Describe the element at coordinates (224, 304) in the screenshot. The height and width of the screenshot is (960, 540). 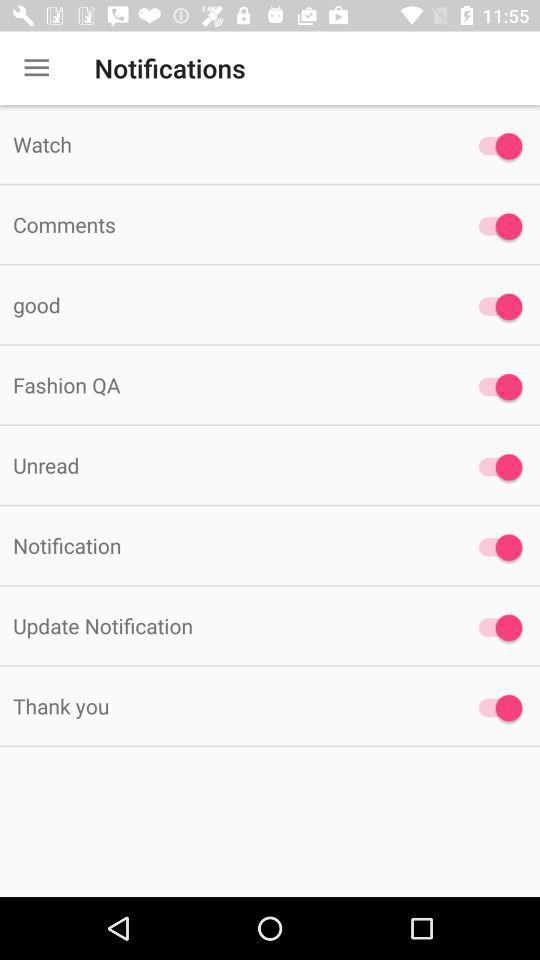
I see `good item` at that location.